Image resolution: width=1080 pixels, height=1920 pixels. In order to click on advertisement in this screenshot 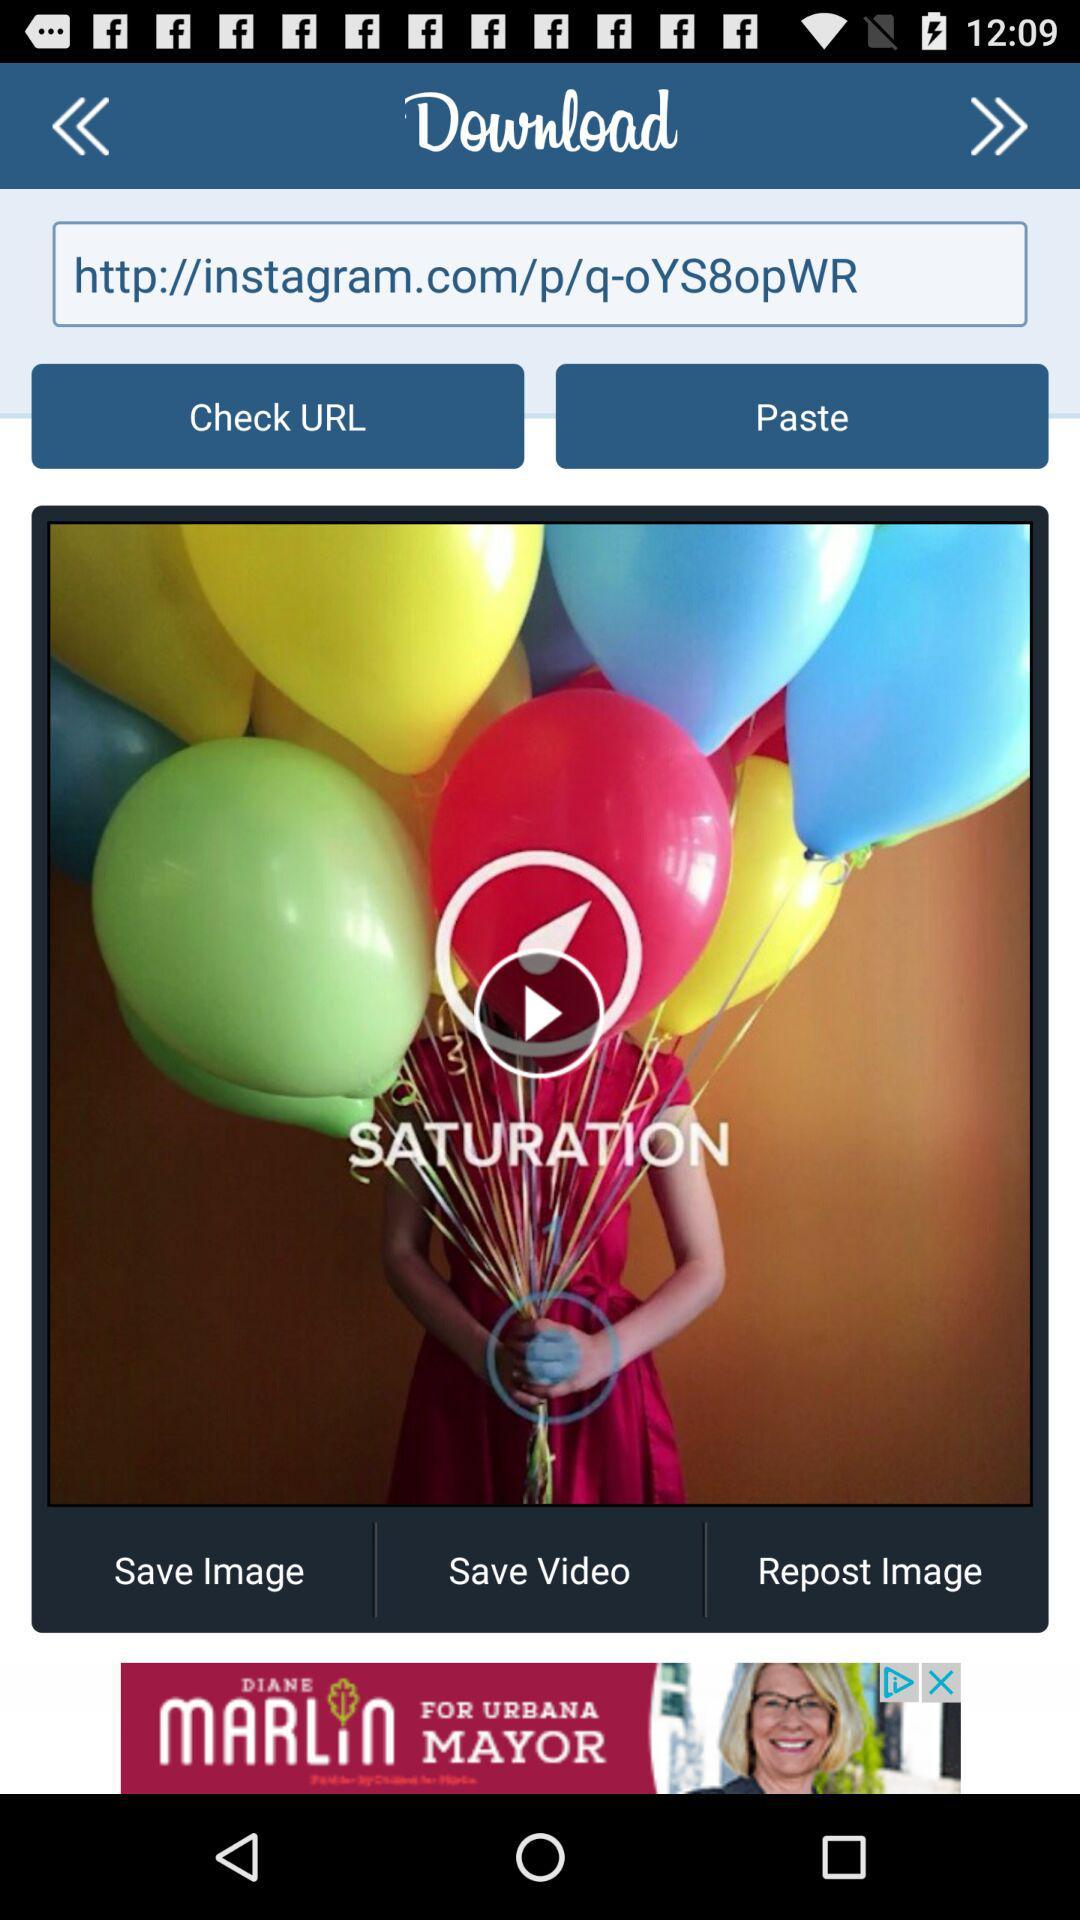, I will do `click(540, 1727)`.